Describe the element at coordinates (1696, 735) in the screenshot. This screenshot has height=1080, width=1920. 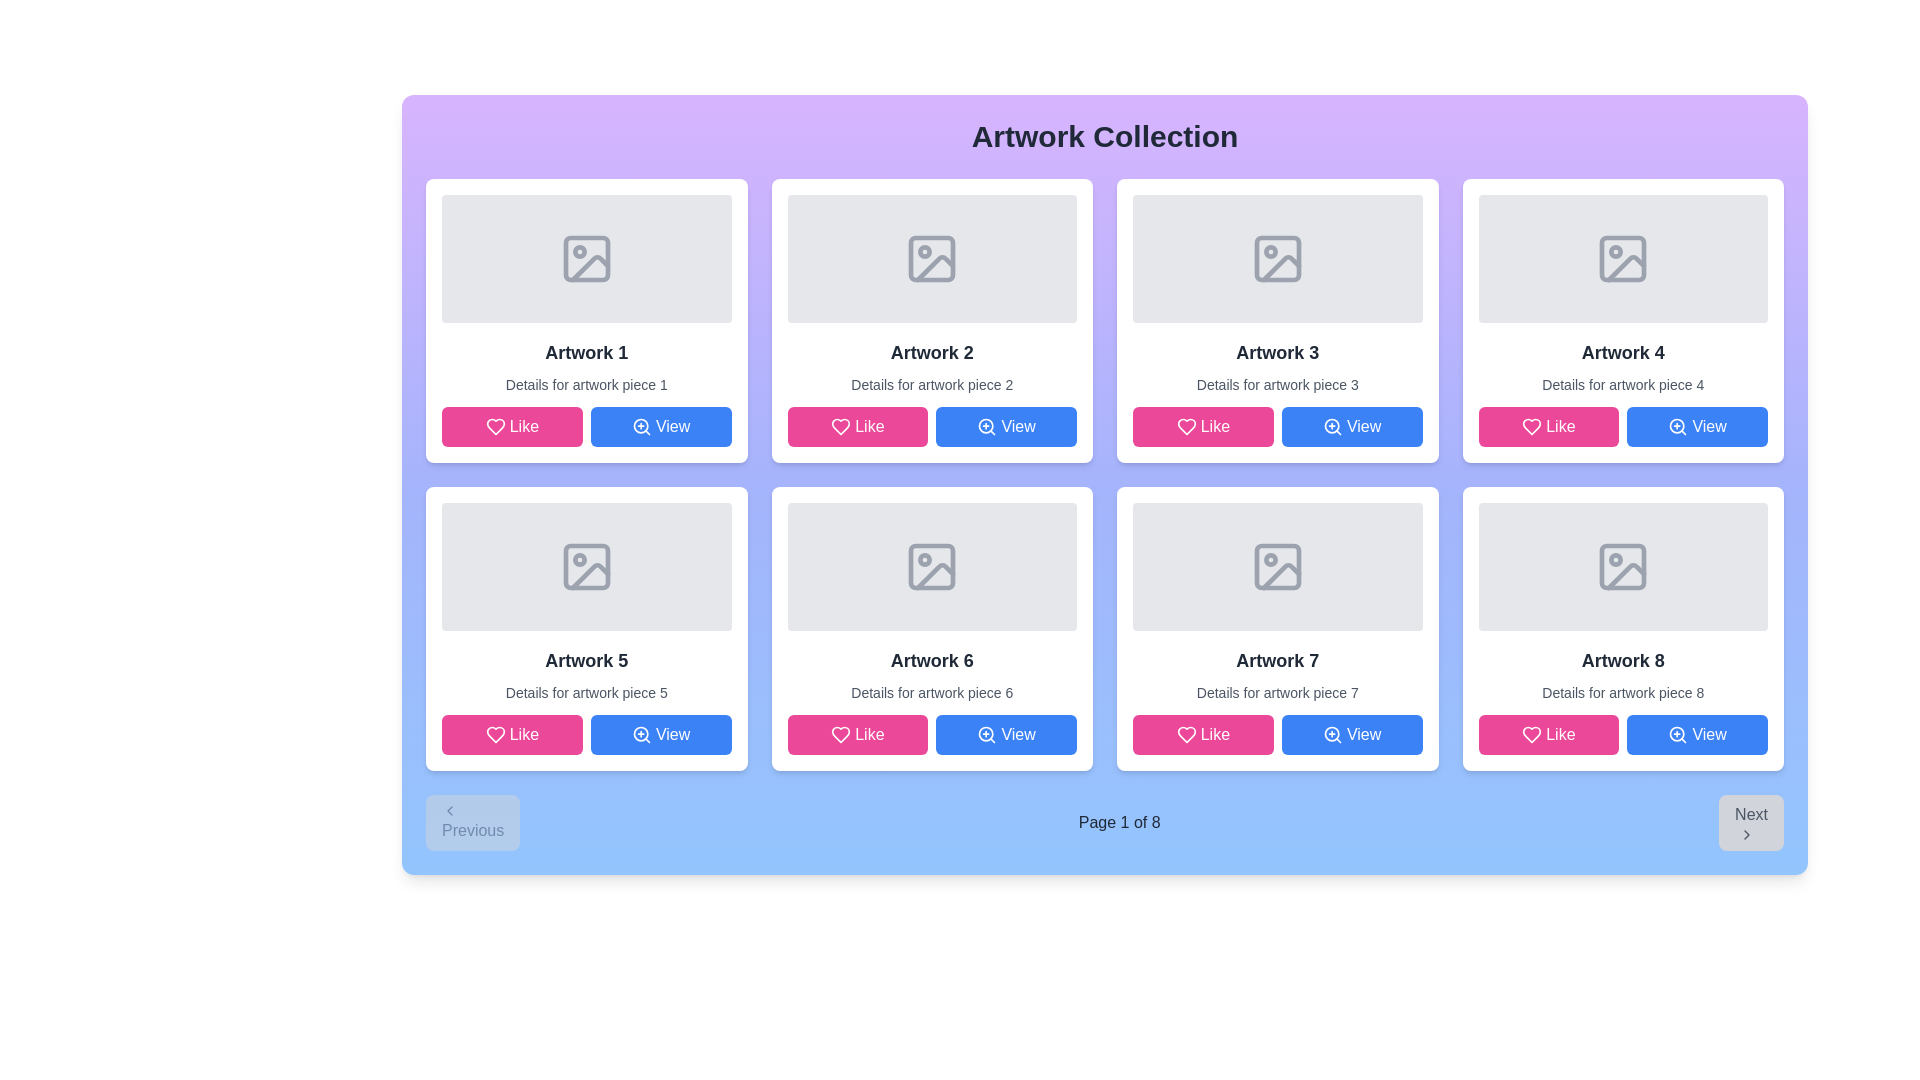
I see `the 'View' button, which is rectangular with white text on a blue background, located at the bottom-right of the interface beneath the 'Artwork 8' section` at that location.